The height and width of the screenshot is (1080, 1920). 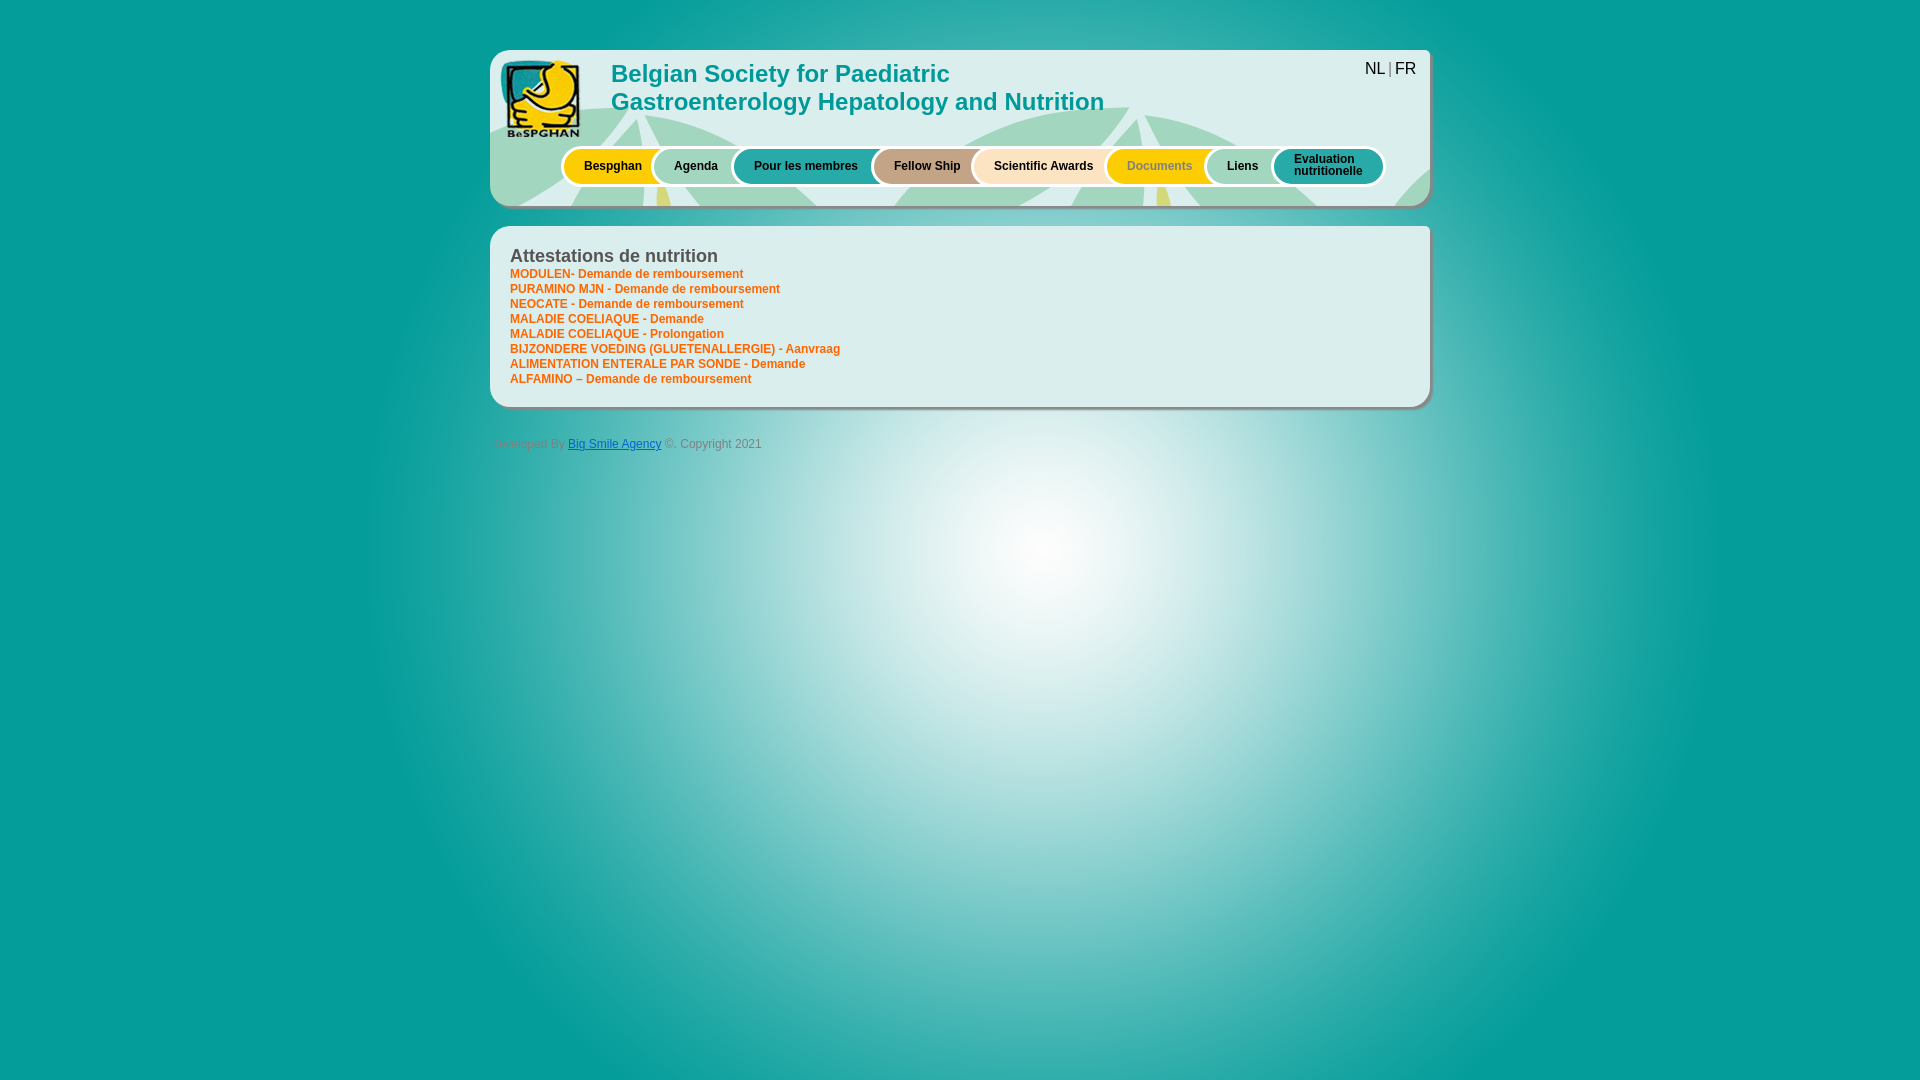 What do you see at coordinates (1373, 67) in the screenshot?
I see `'NL'` at bounding box center [1373, 67].